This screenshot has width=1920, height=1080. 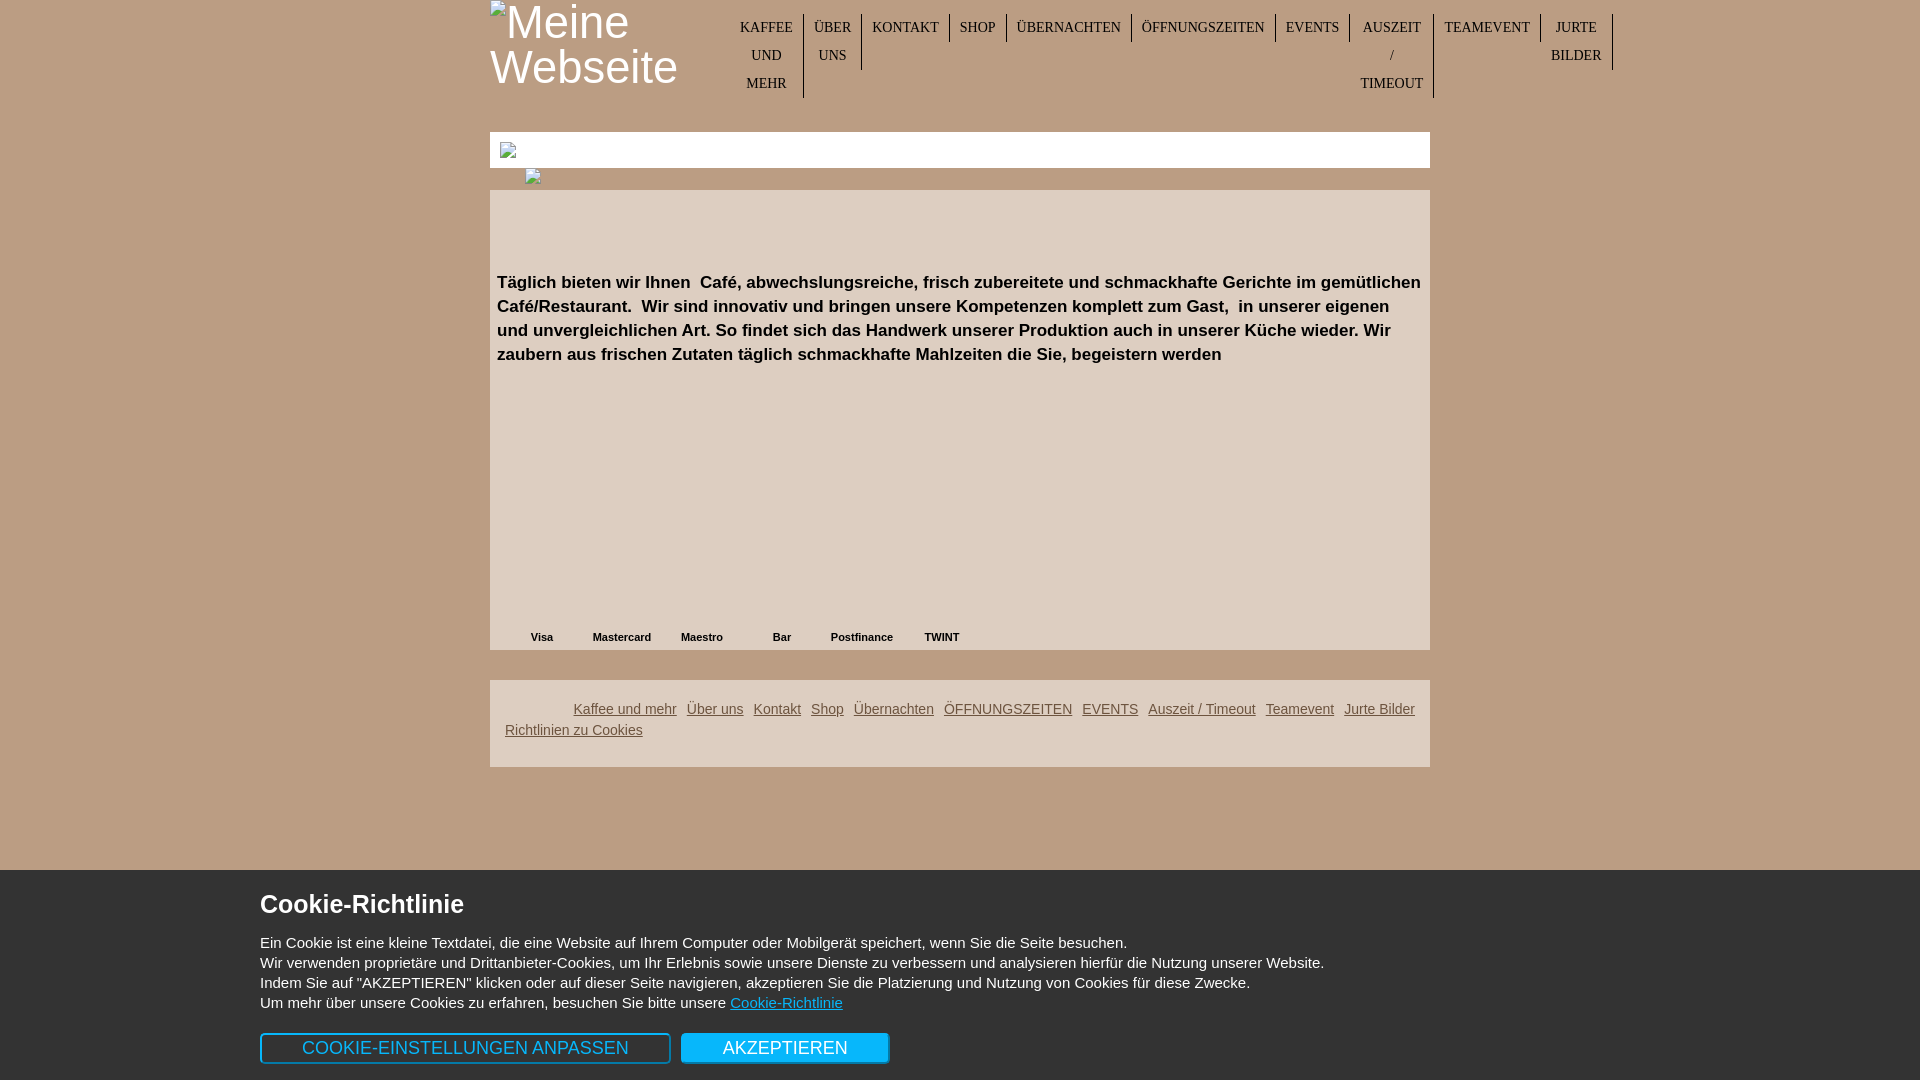 I want to click on 'Jurte Bilder', so click(x=1378, y=708).